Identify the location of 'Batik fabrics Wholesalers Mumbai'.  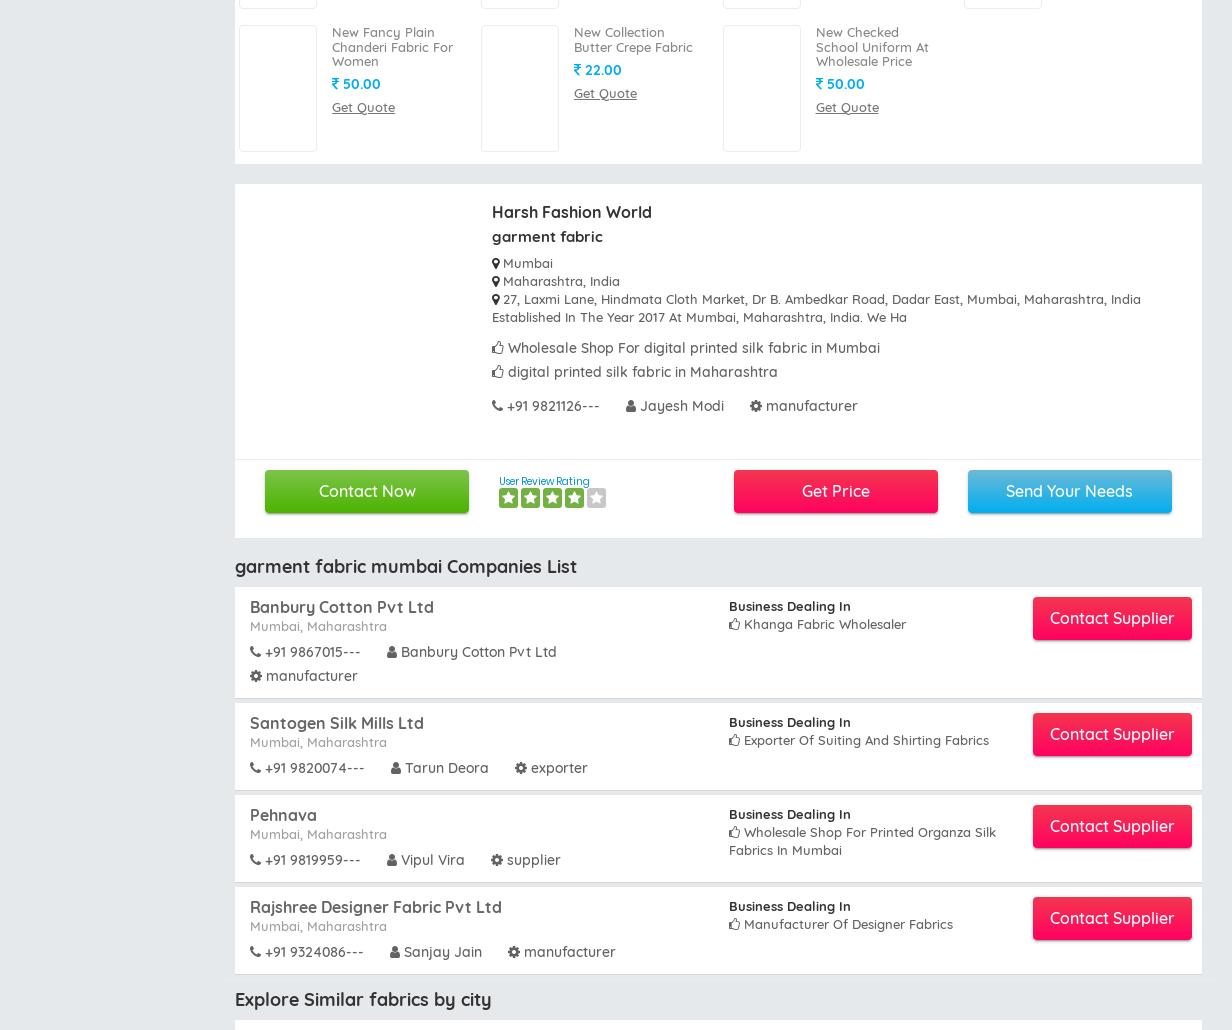
(1075, 800).